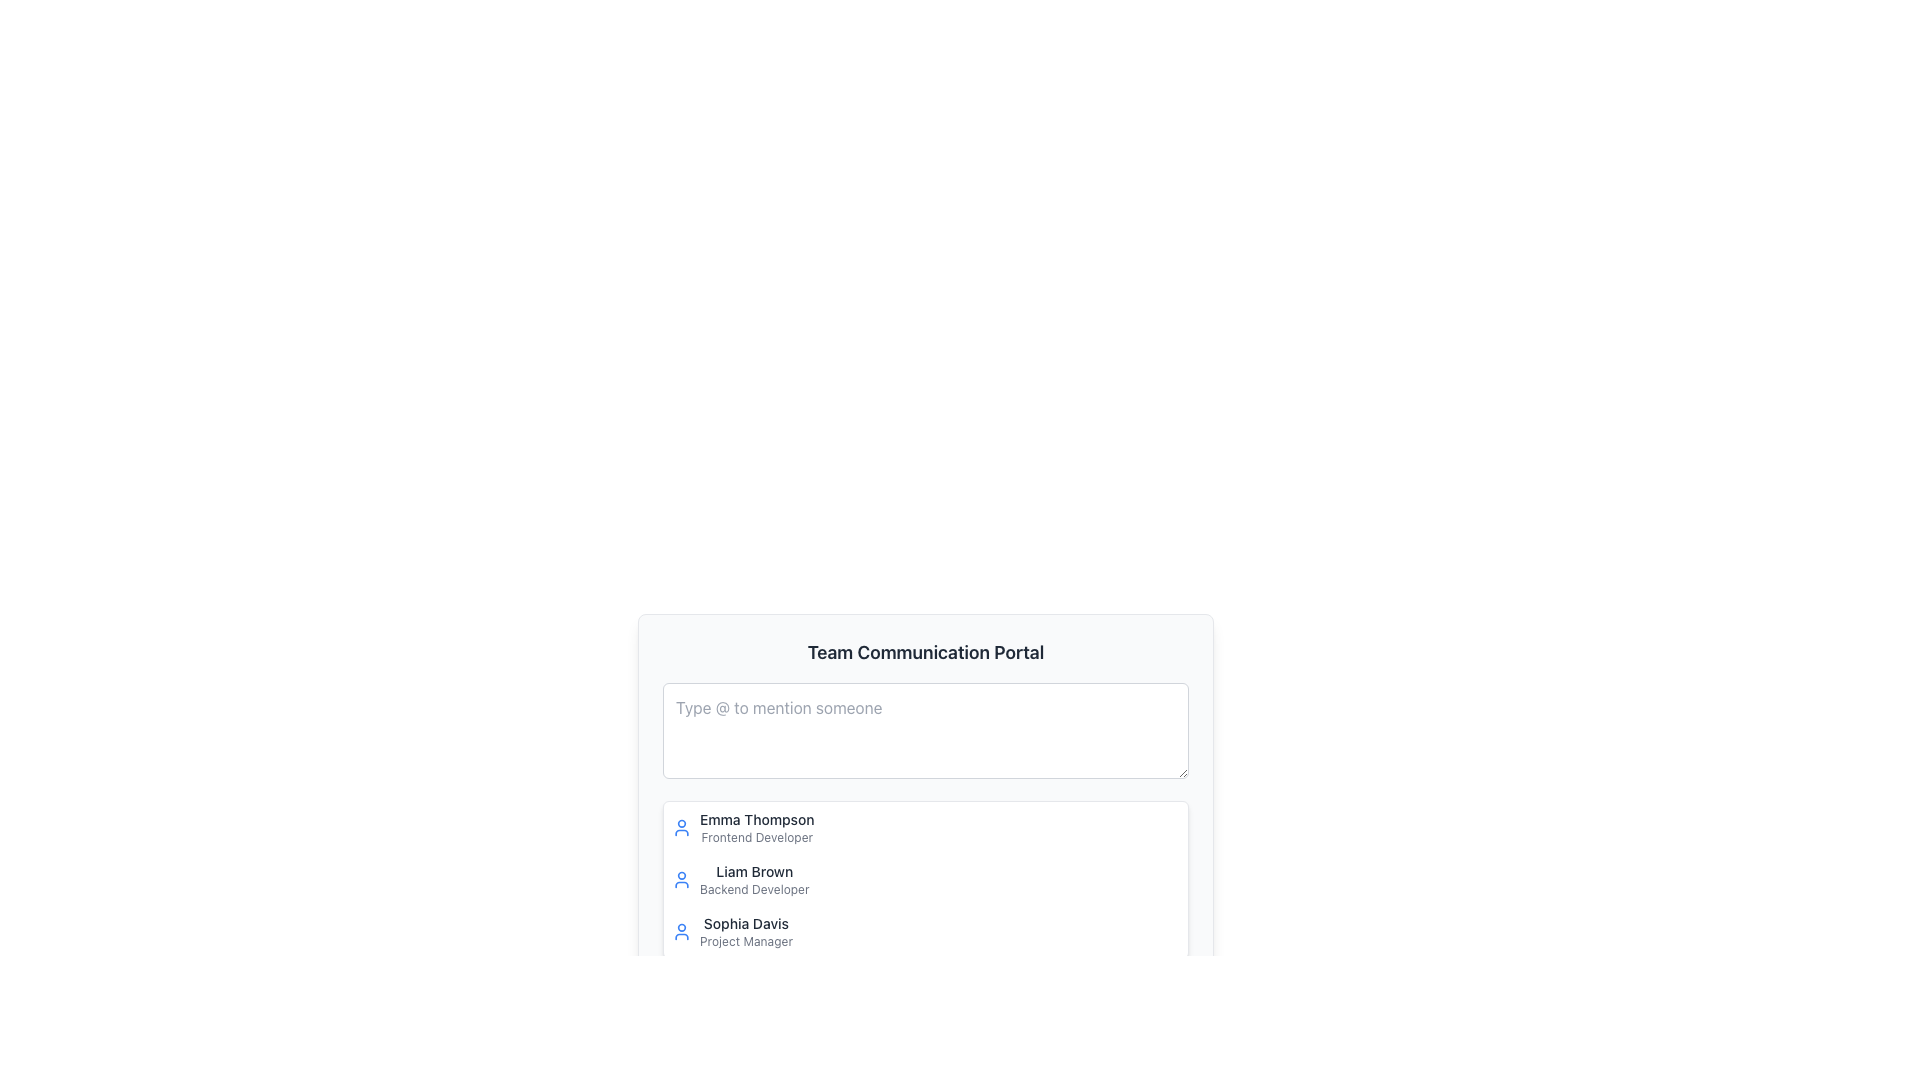 Image resolution: width=1920 pixels, height=1080 pixels. What do you see at coordinates (681, 828) in the screenshot?
I see `the circular user avatar icon outlined in blue with a white background, featuring a simplified user silhouette, located to the left of the text 'Emma Thompson Frontend Developer' in the top-left area of the list item` at bounding box center [681, 828].